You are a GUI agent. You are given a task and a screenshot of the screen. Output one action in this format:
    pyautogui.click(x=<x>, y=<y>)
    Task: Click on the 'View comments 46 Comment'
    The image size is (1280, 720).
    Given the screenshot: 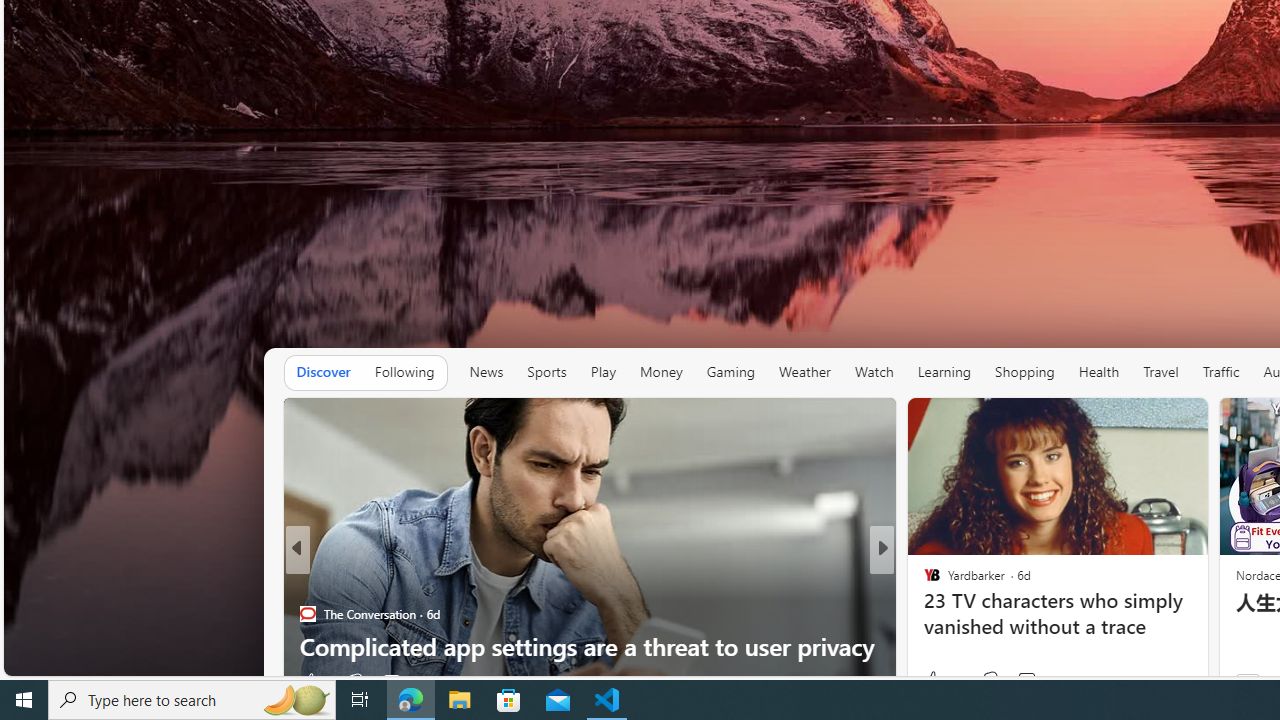 What is the action you would take?
    pyautogui.click(x=1026, y=679)
    